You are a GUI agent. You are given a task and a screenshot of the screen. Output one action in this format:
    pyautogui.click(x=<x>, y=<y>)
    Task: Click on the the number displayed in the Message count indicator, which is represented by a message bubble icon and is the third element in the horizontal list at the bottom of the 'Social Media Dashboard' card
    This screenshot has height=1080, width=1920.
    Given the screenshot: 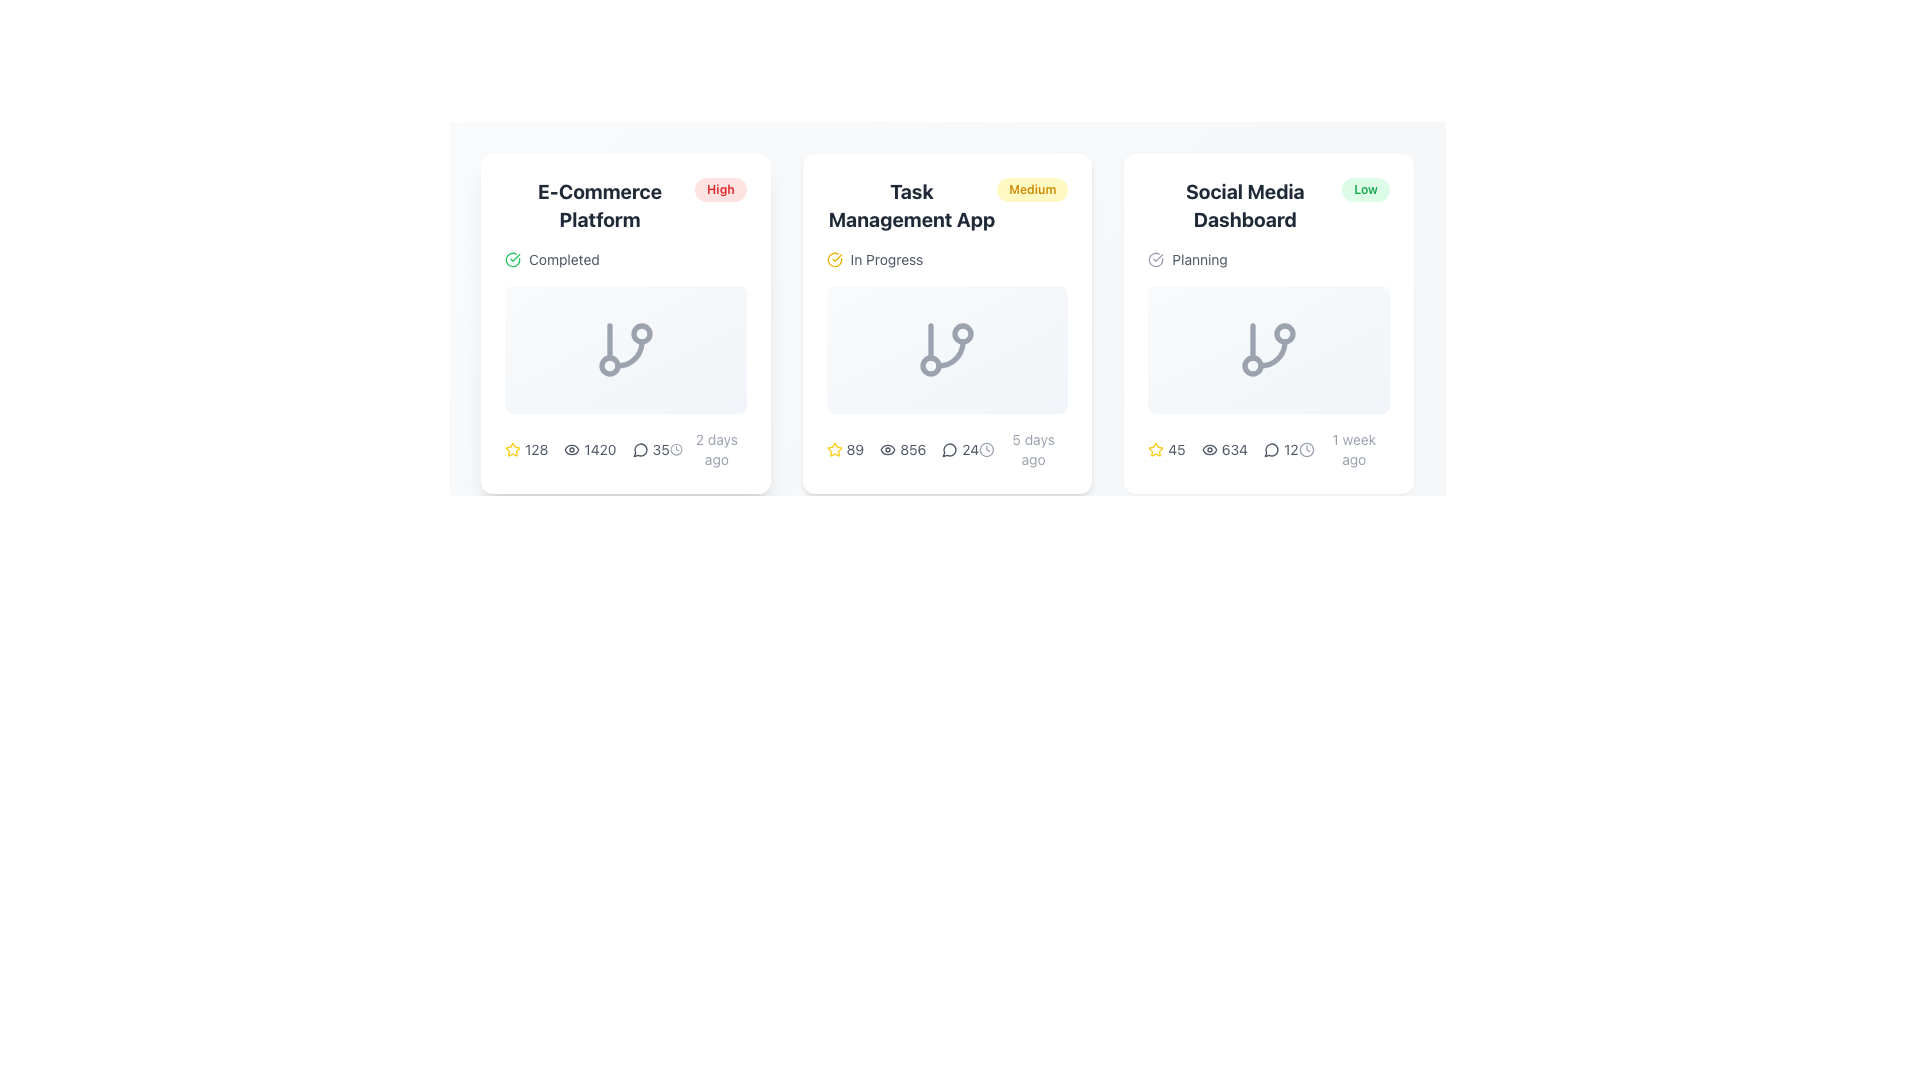 What is the action you would take?
    pyautogui.click(x=1268, y=450)
    